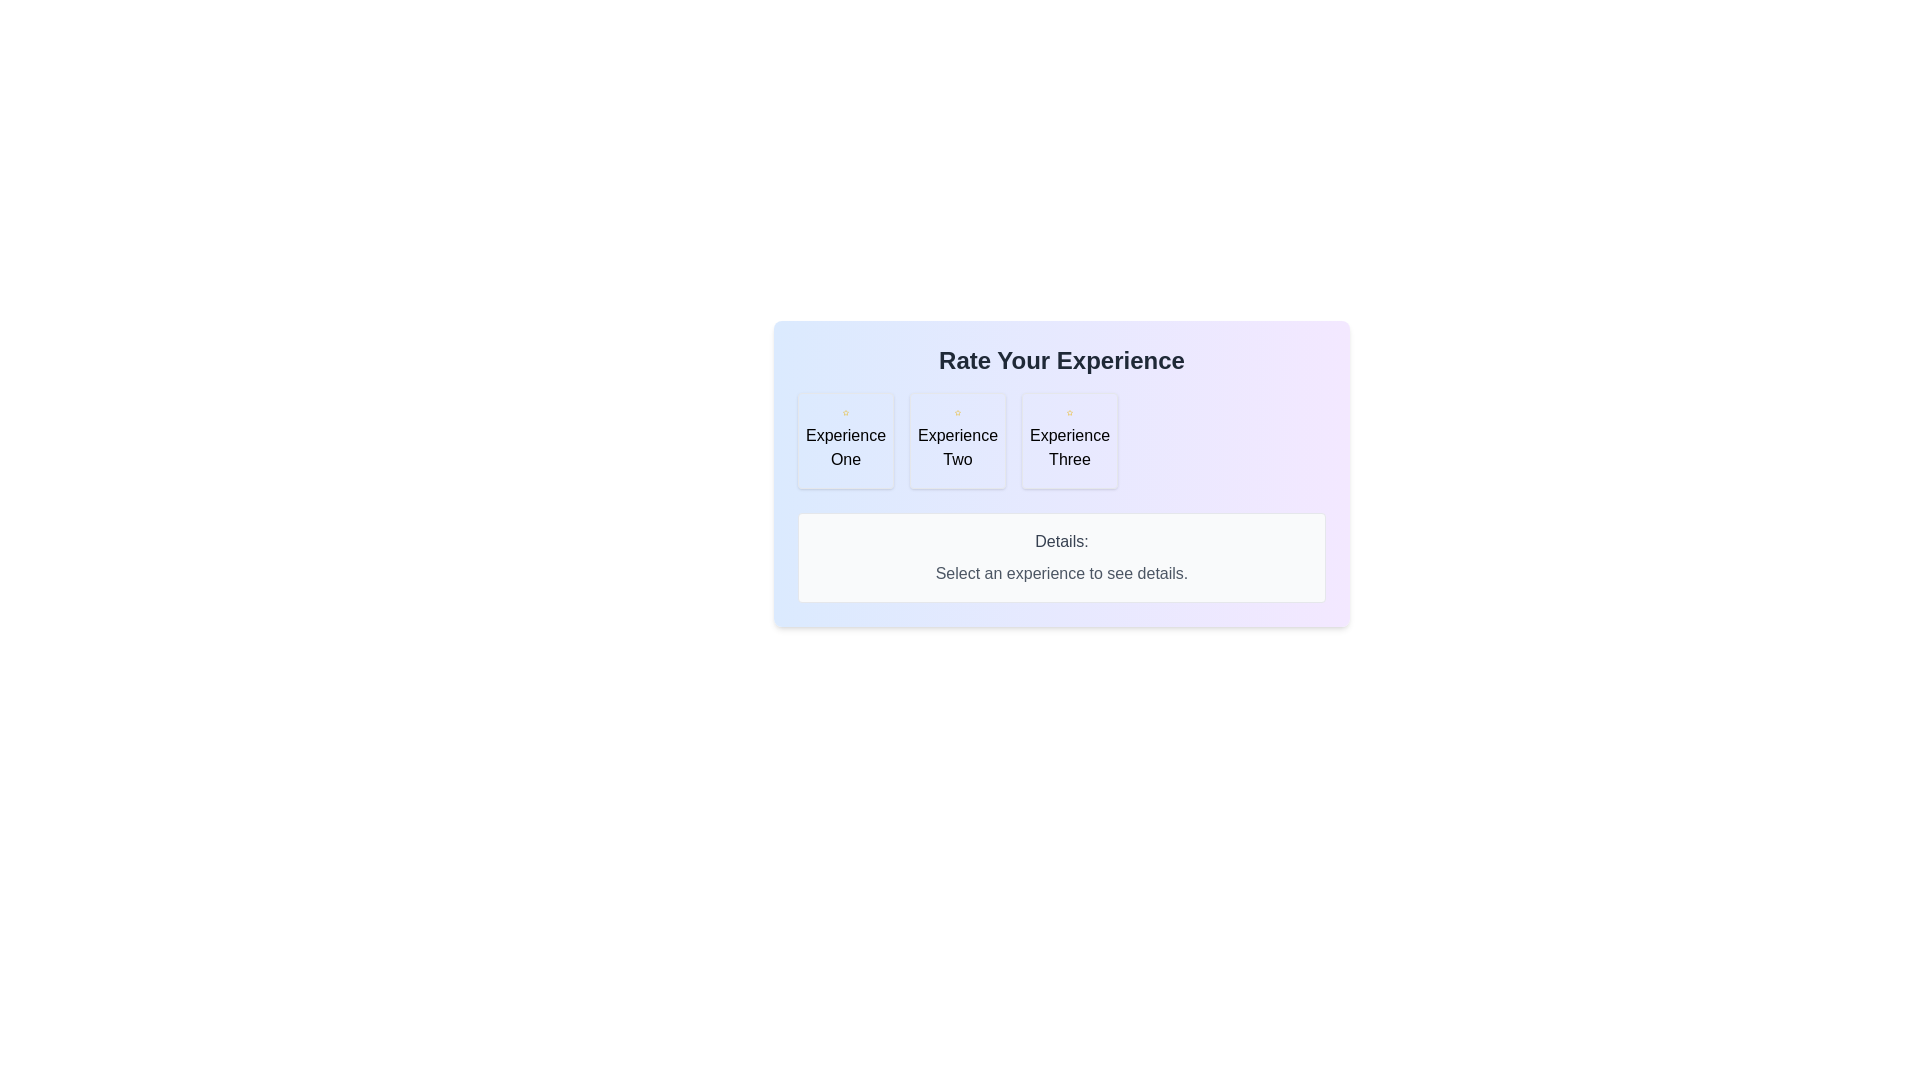  What do you see at coordinates (1060, 574) in the screenshot?
I see `the informative text label located in the 'Details:' section, positioned centrally below the experience selection cards` at bounding box center [1060, 574].